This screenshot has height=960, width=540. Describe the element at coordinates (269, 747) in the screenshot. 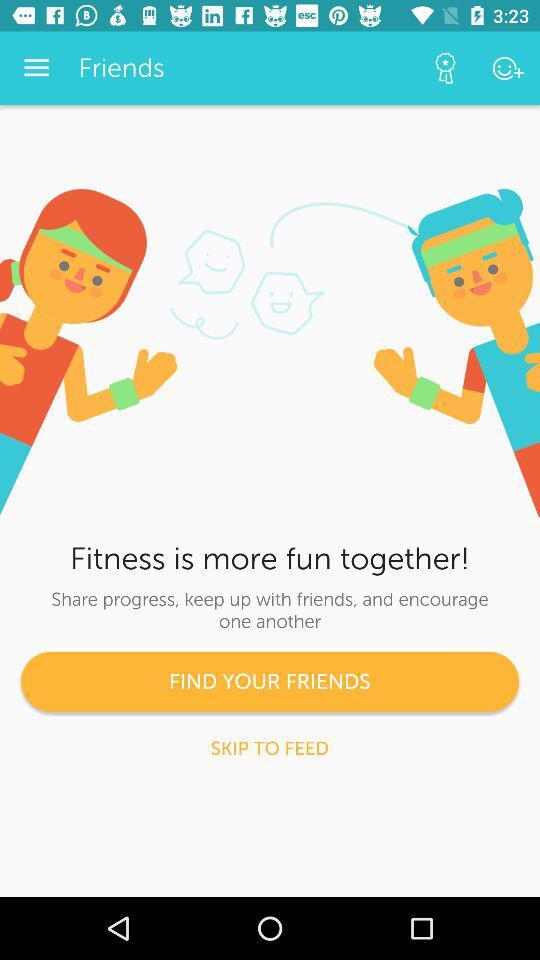

I see `the skip to feed` at that location.